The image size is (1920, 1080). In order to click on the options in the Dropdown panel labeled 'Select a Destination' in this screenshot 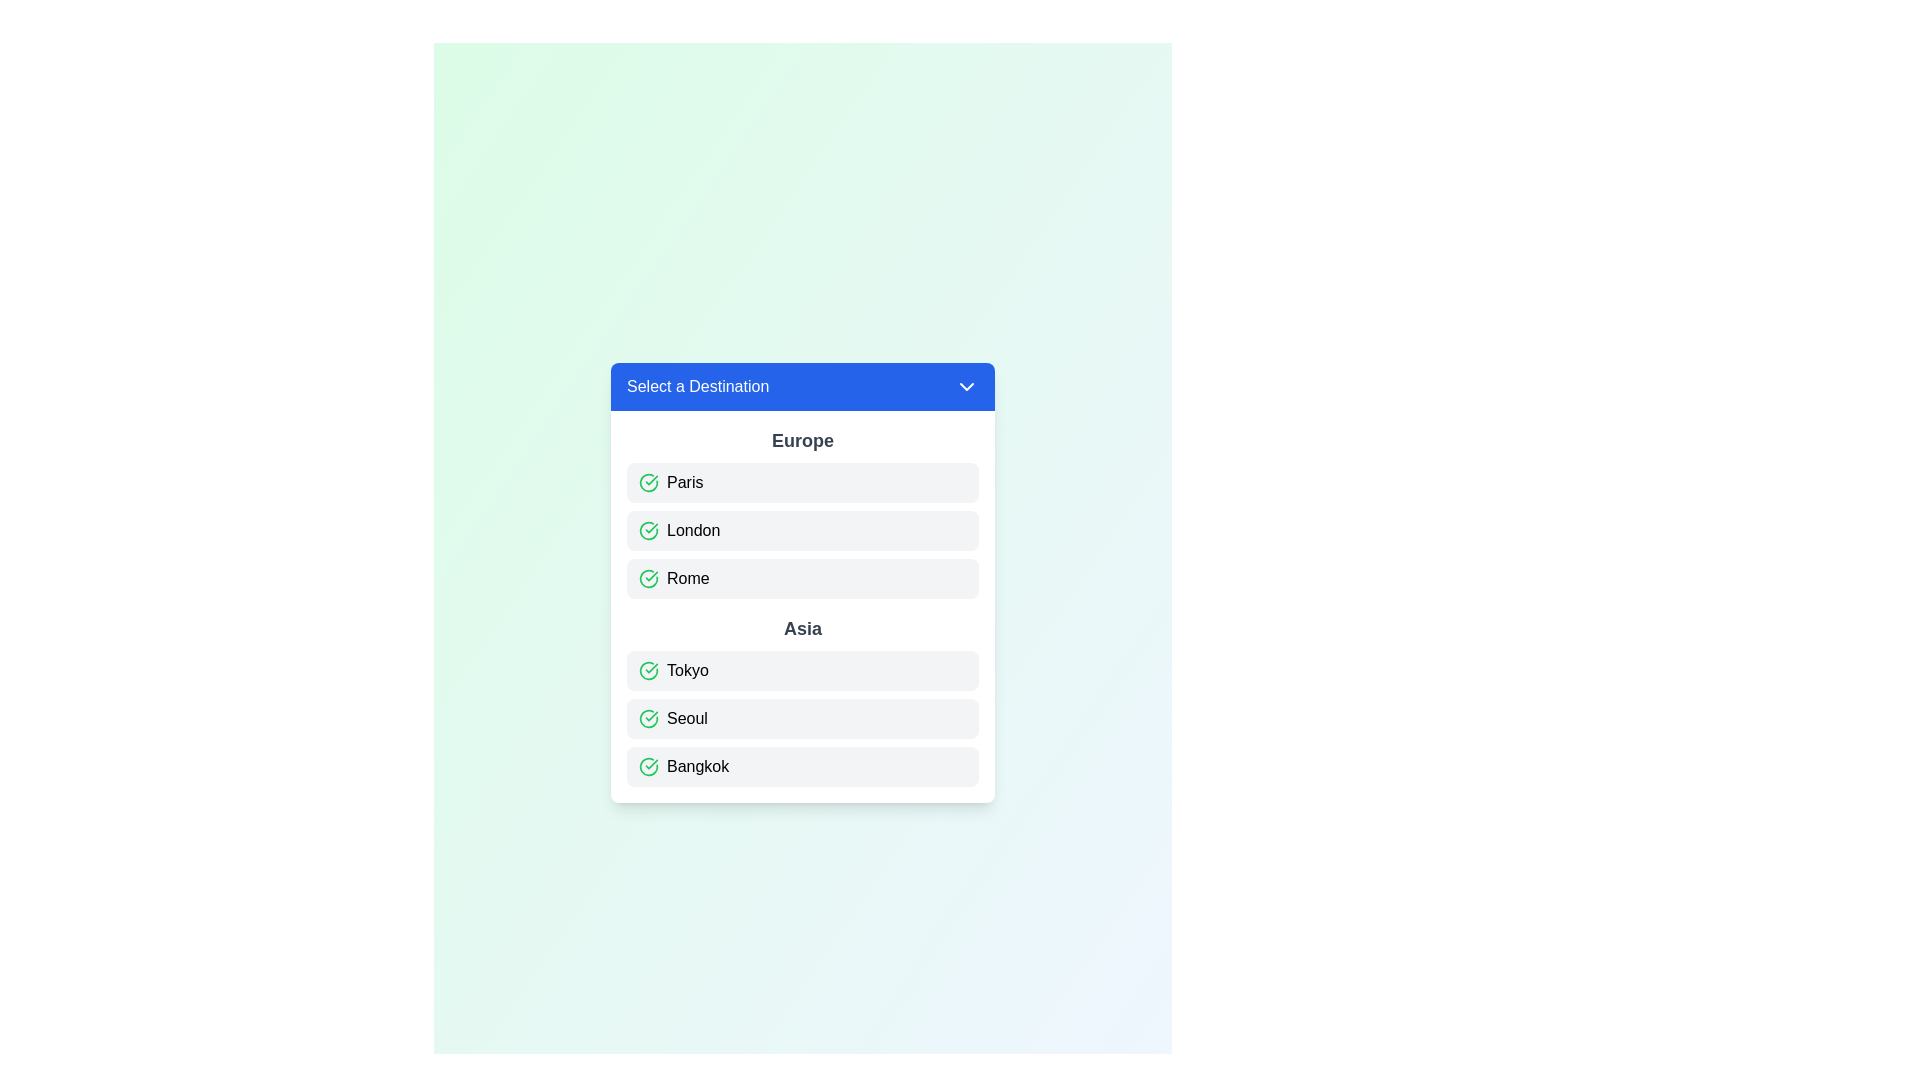, I will do `click(802, 582)`.